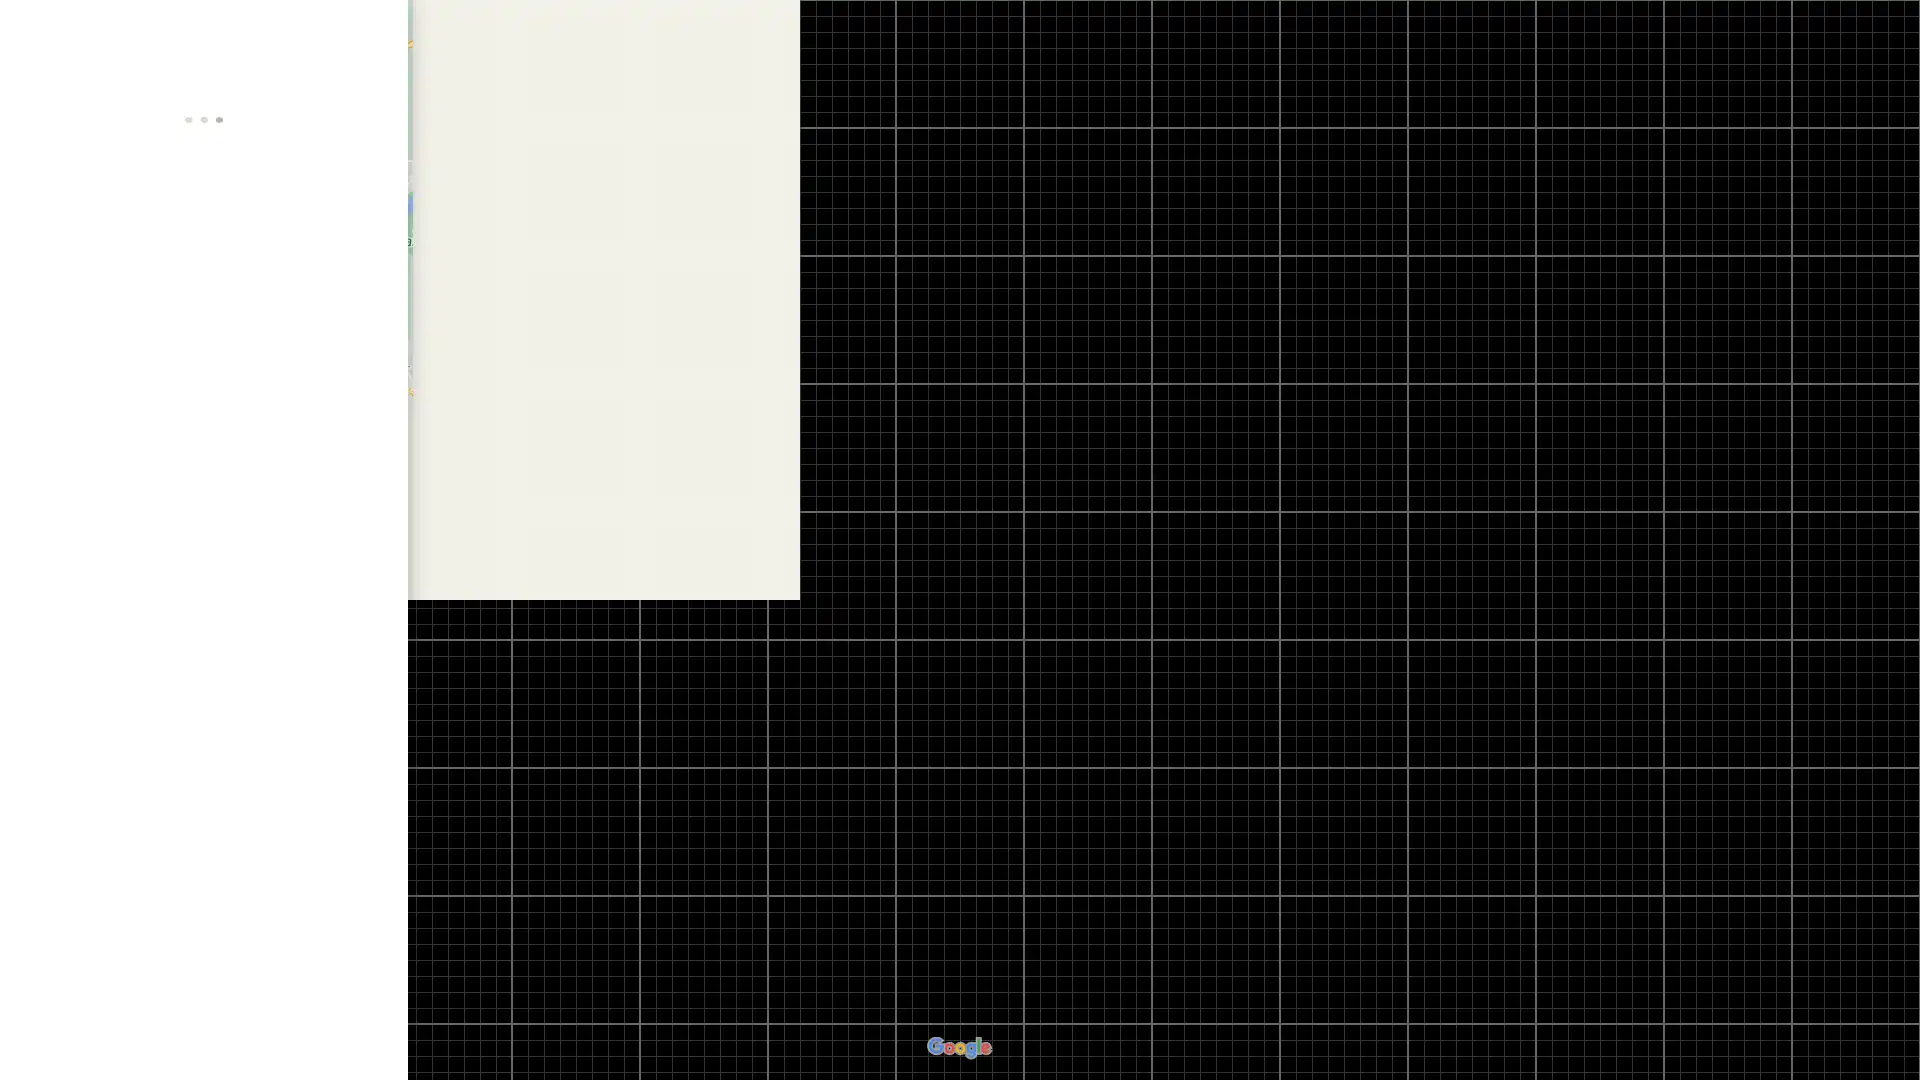 This screenshot has height=1080, width=1920. I want to click on Copy plus code, so click(344, 620).